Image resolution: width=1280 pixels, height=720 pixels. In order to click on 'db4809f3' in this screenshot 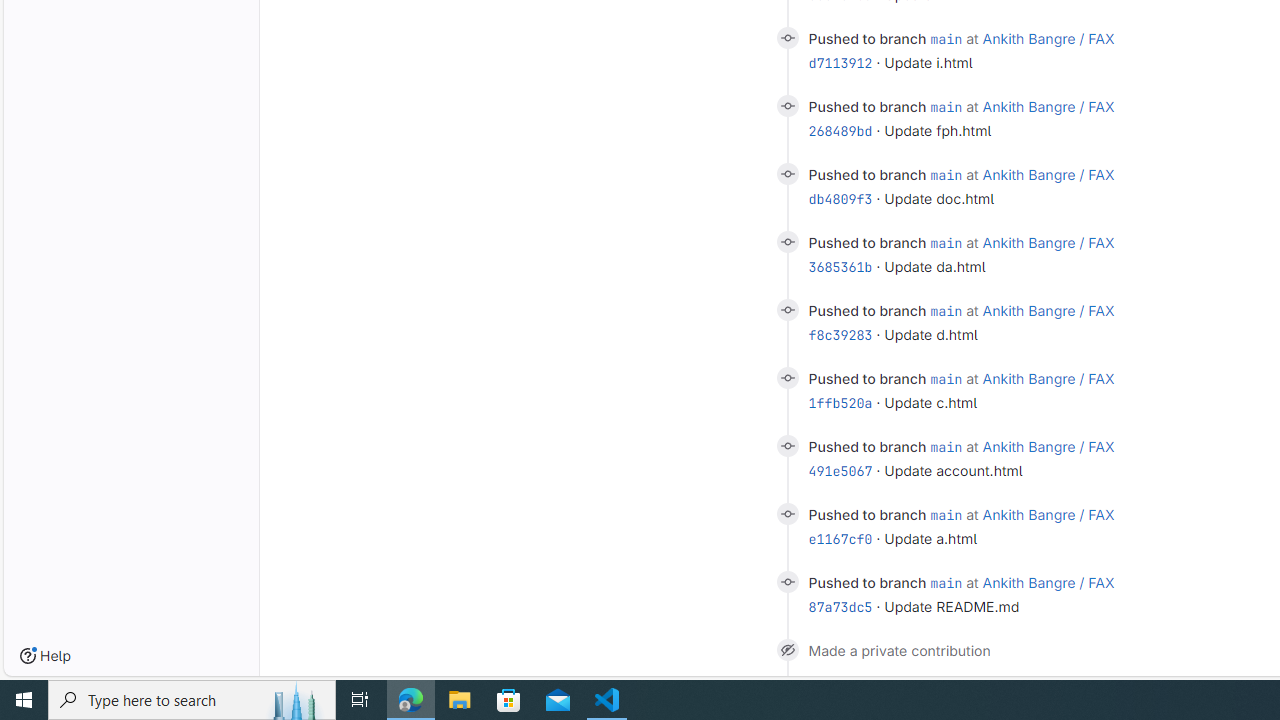, I will do `click(840, 199)`.